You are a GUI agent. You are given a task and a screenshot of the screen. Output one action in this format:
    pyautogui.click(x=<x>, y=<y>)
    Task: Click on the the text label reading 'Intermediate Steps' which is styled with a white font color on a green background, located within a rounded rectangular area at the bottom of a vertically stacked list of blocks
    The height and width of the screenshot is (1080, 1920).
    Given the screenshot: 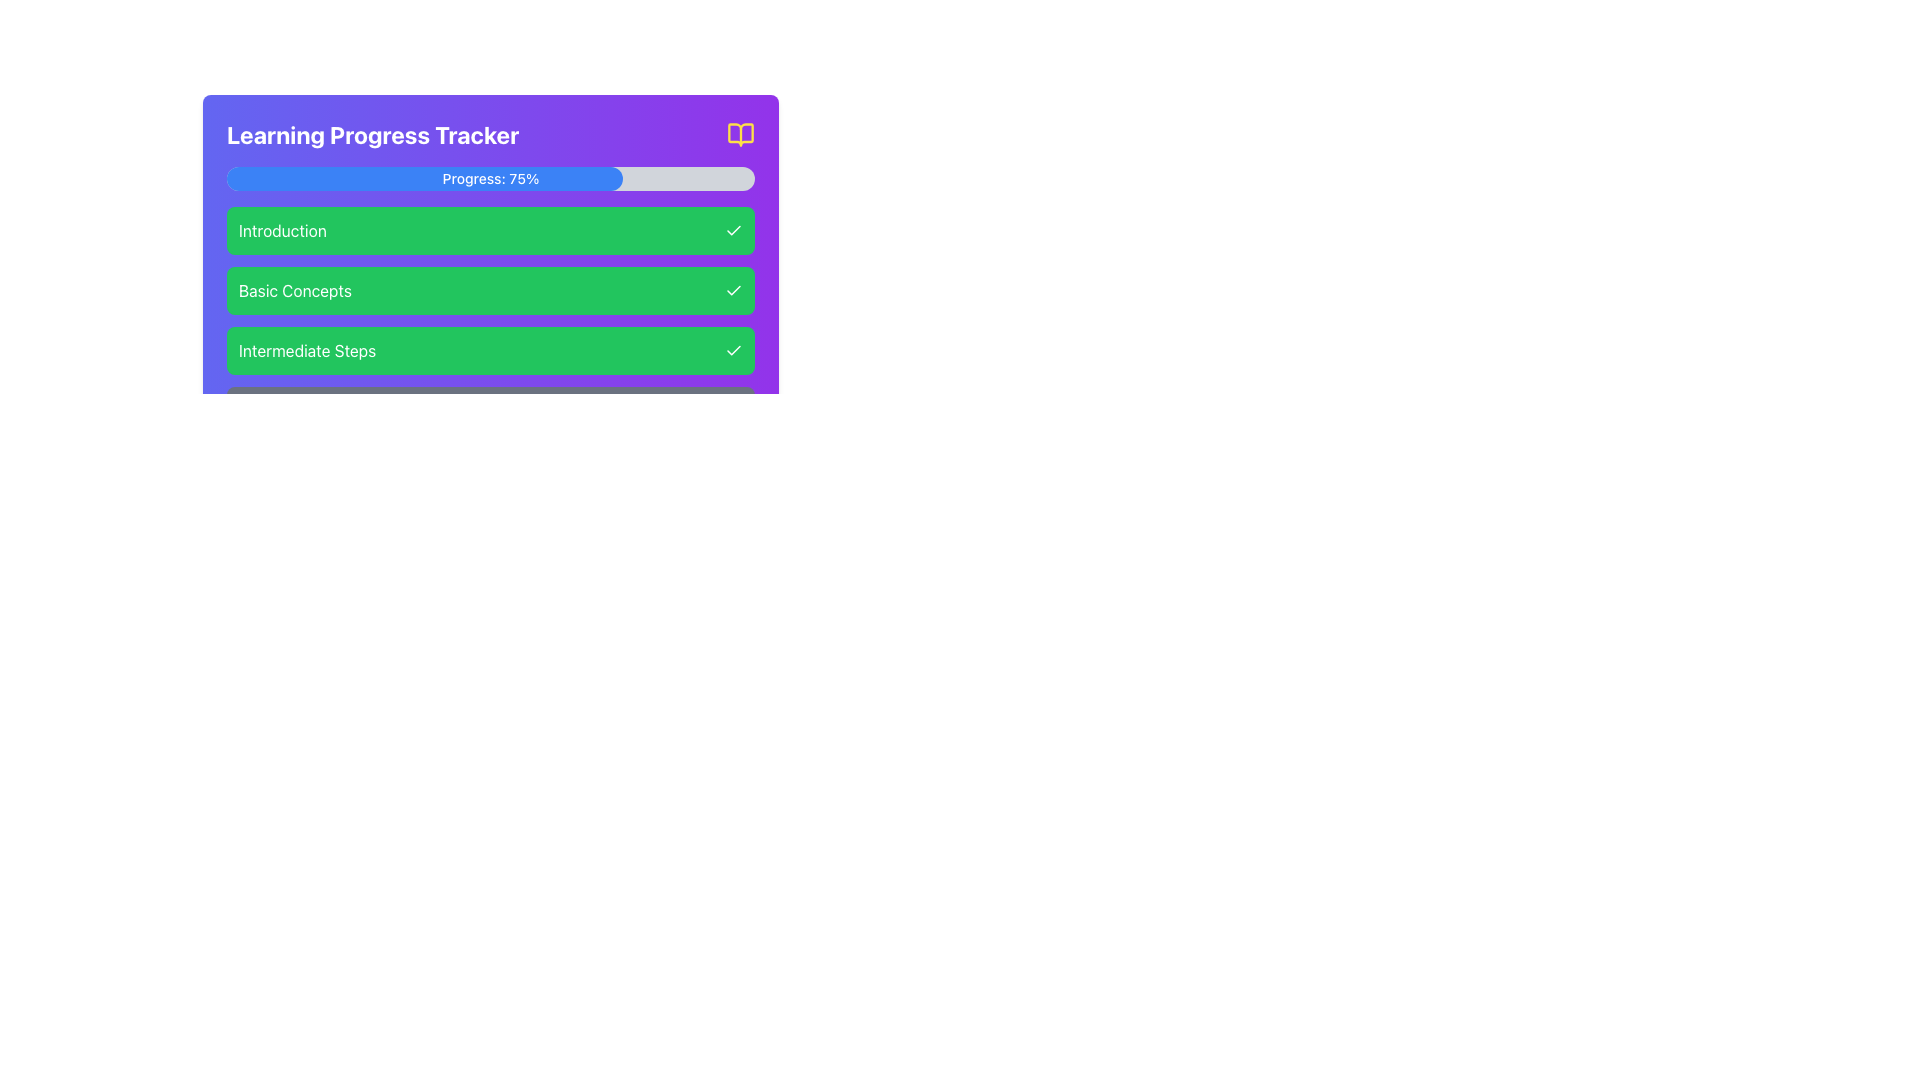 What is the action you would take?
    pyautogui.click(x=306, y=350)
    